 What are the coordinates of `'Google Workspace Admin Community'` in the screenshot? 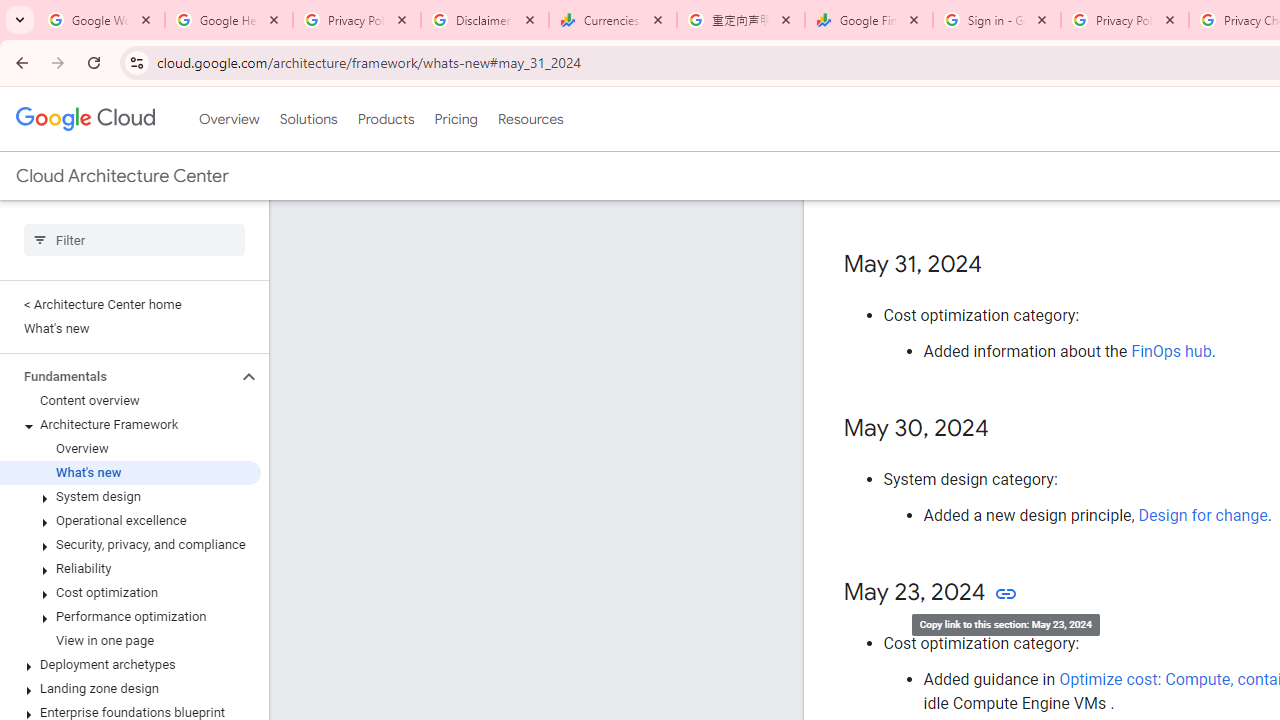 It's located at (100, 20).